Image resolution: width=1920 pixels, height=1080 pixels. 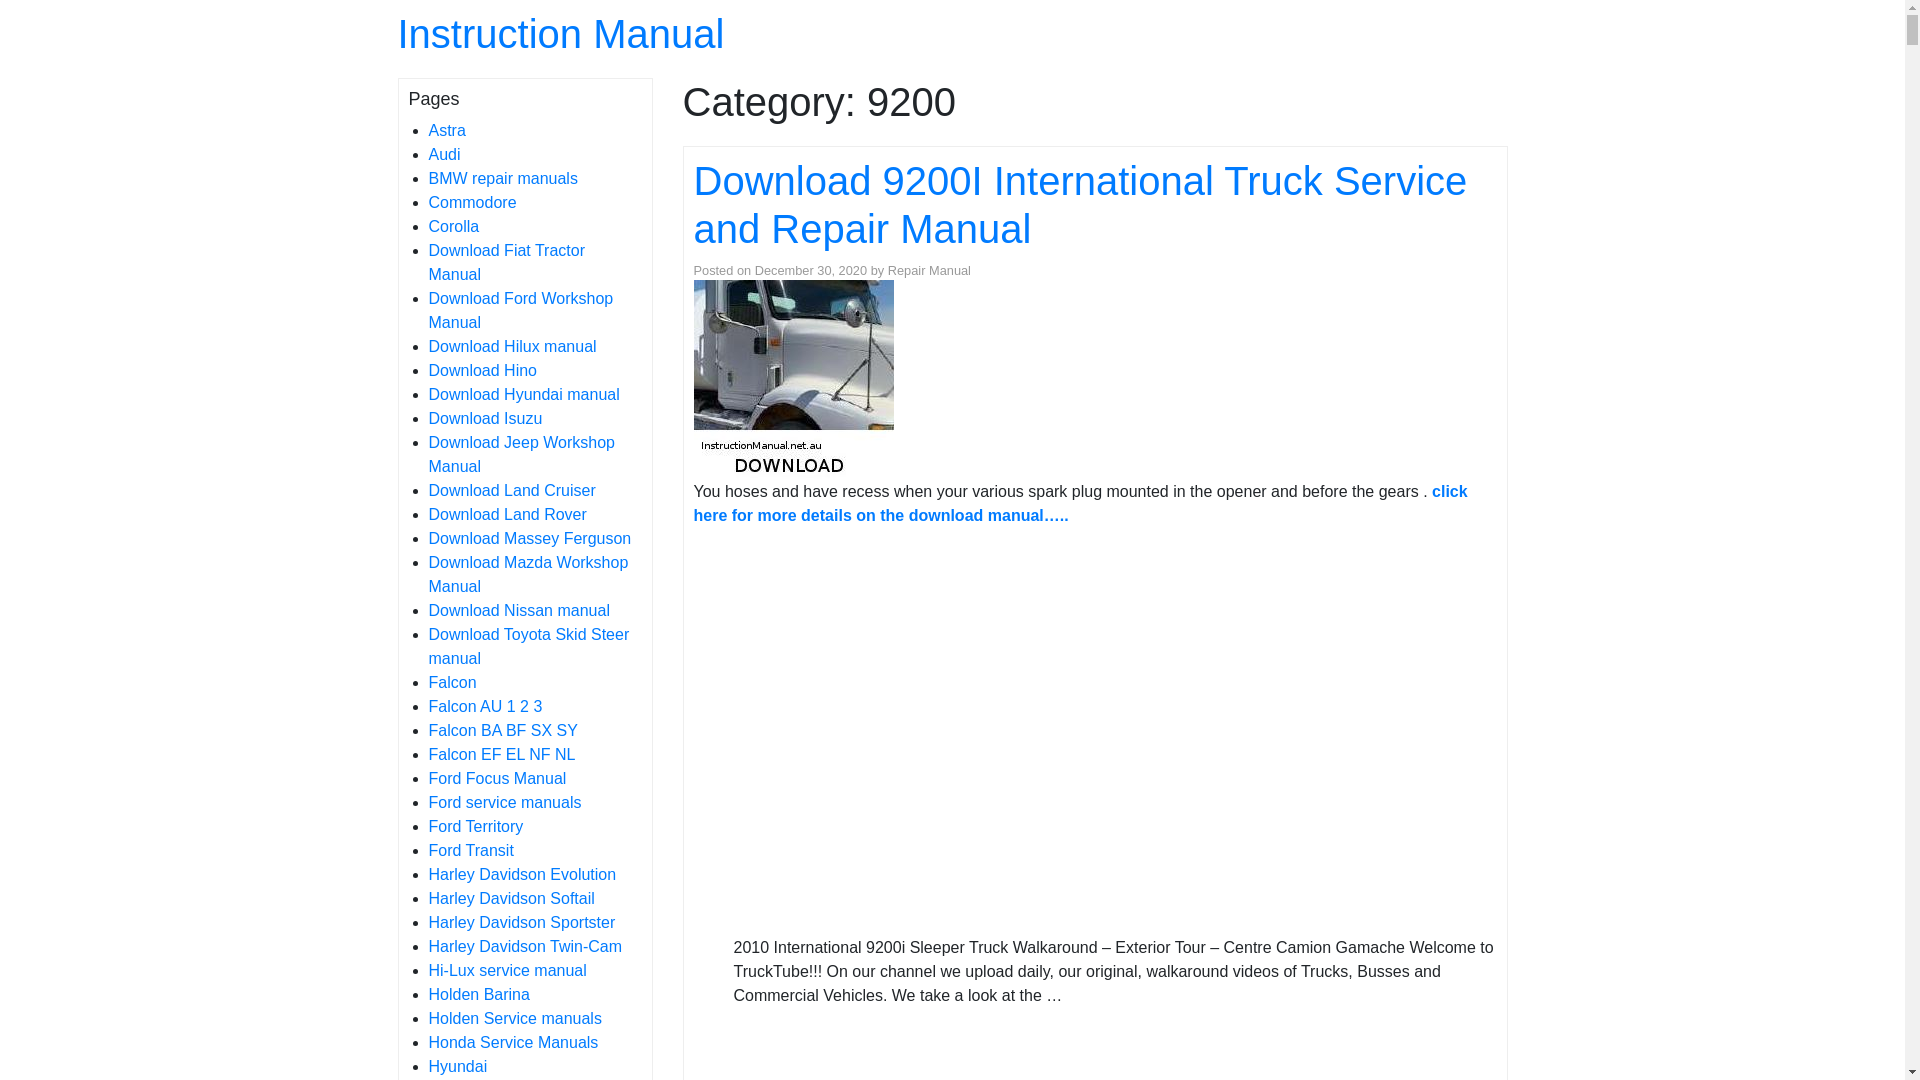 What do you see at coordinates (474, 826) in the screenshot?
I see `'Ford Territory'` at bounding box center [474, 826].